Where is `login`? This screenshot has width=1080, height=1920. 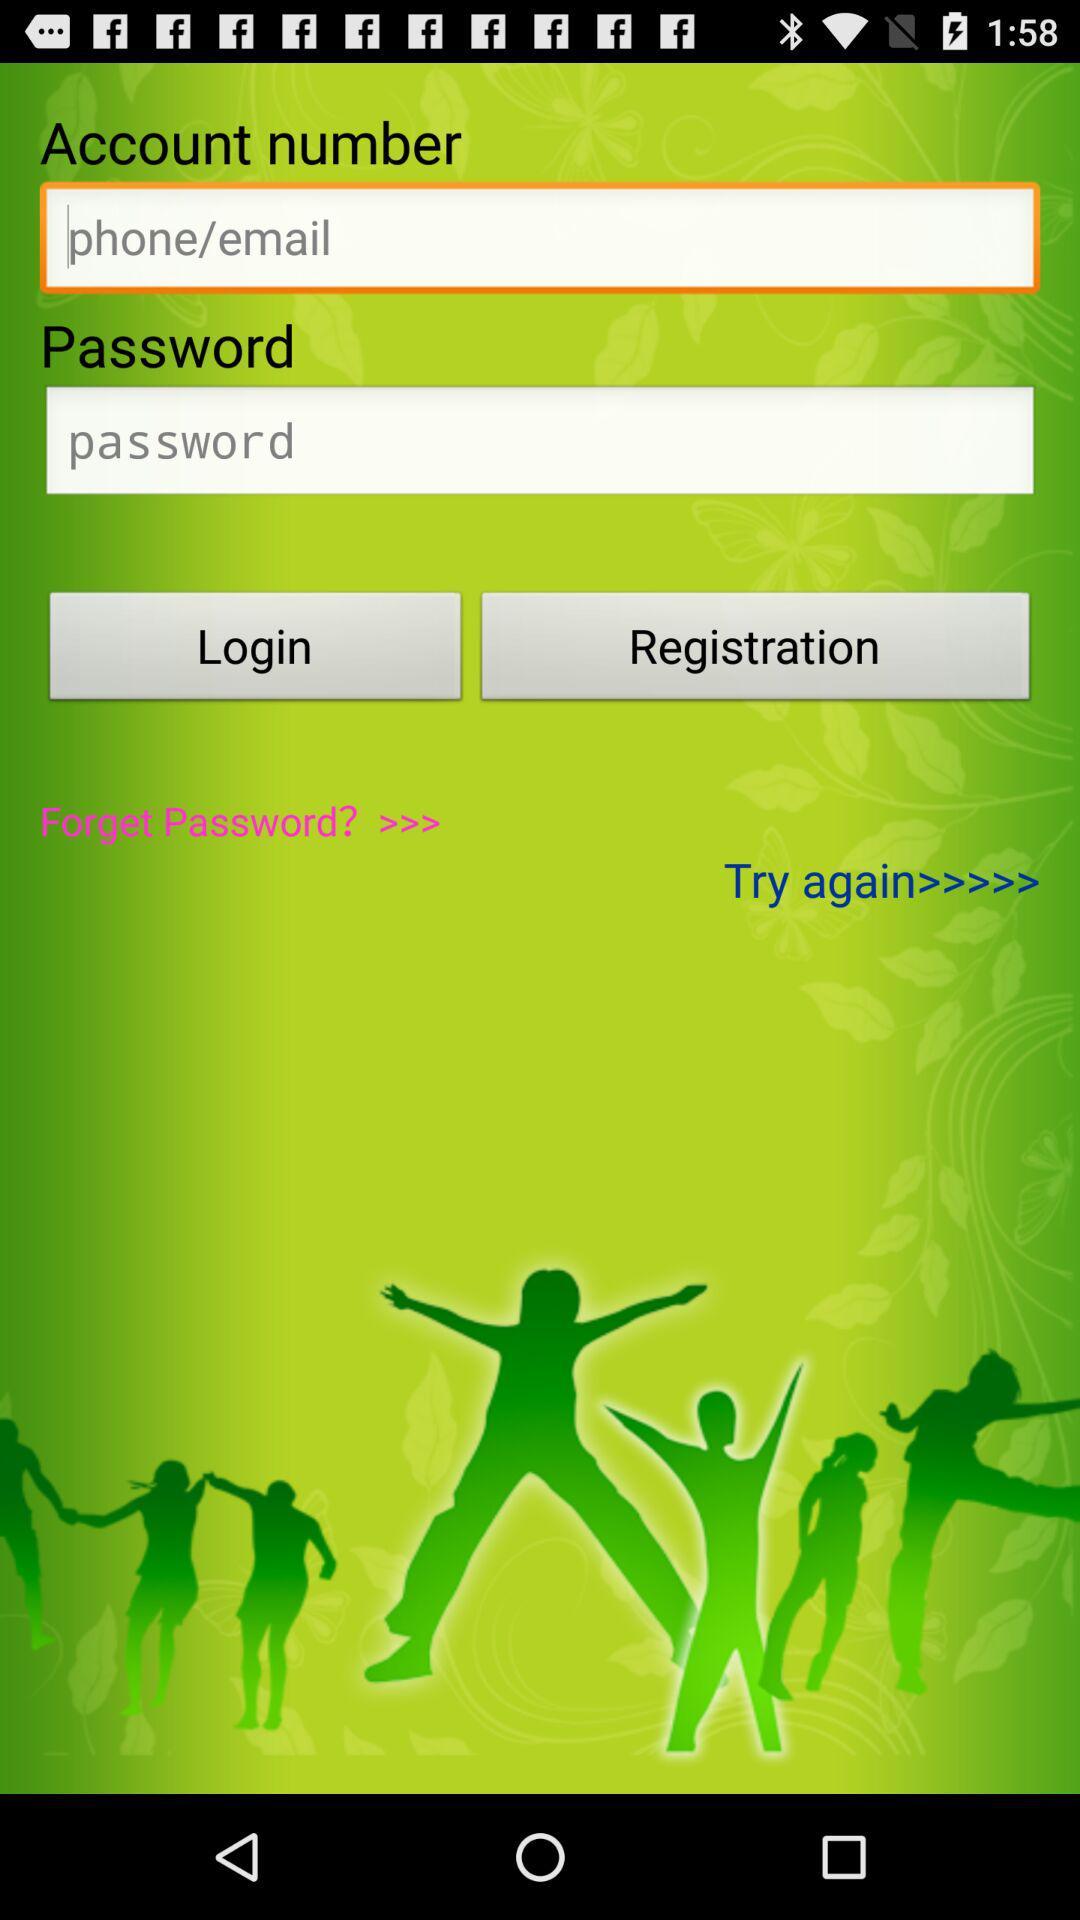
login is located at coordinates (254, 651).